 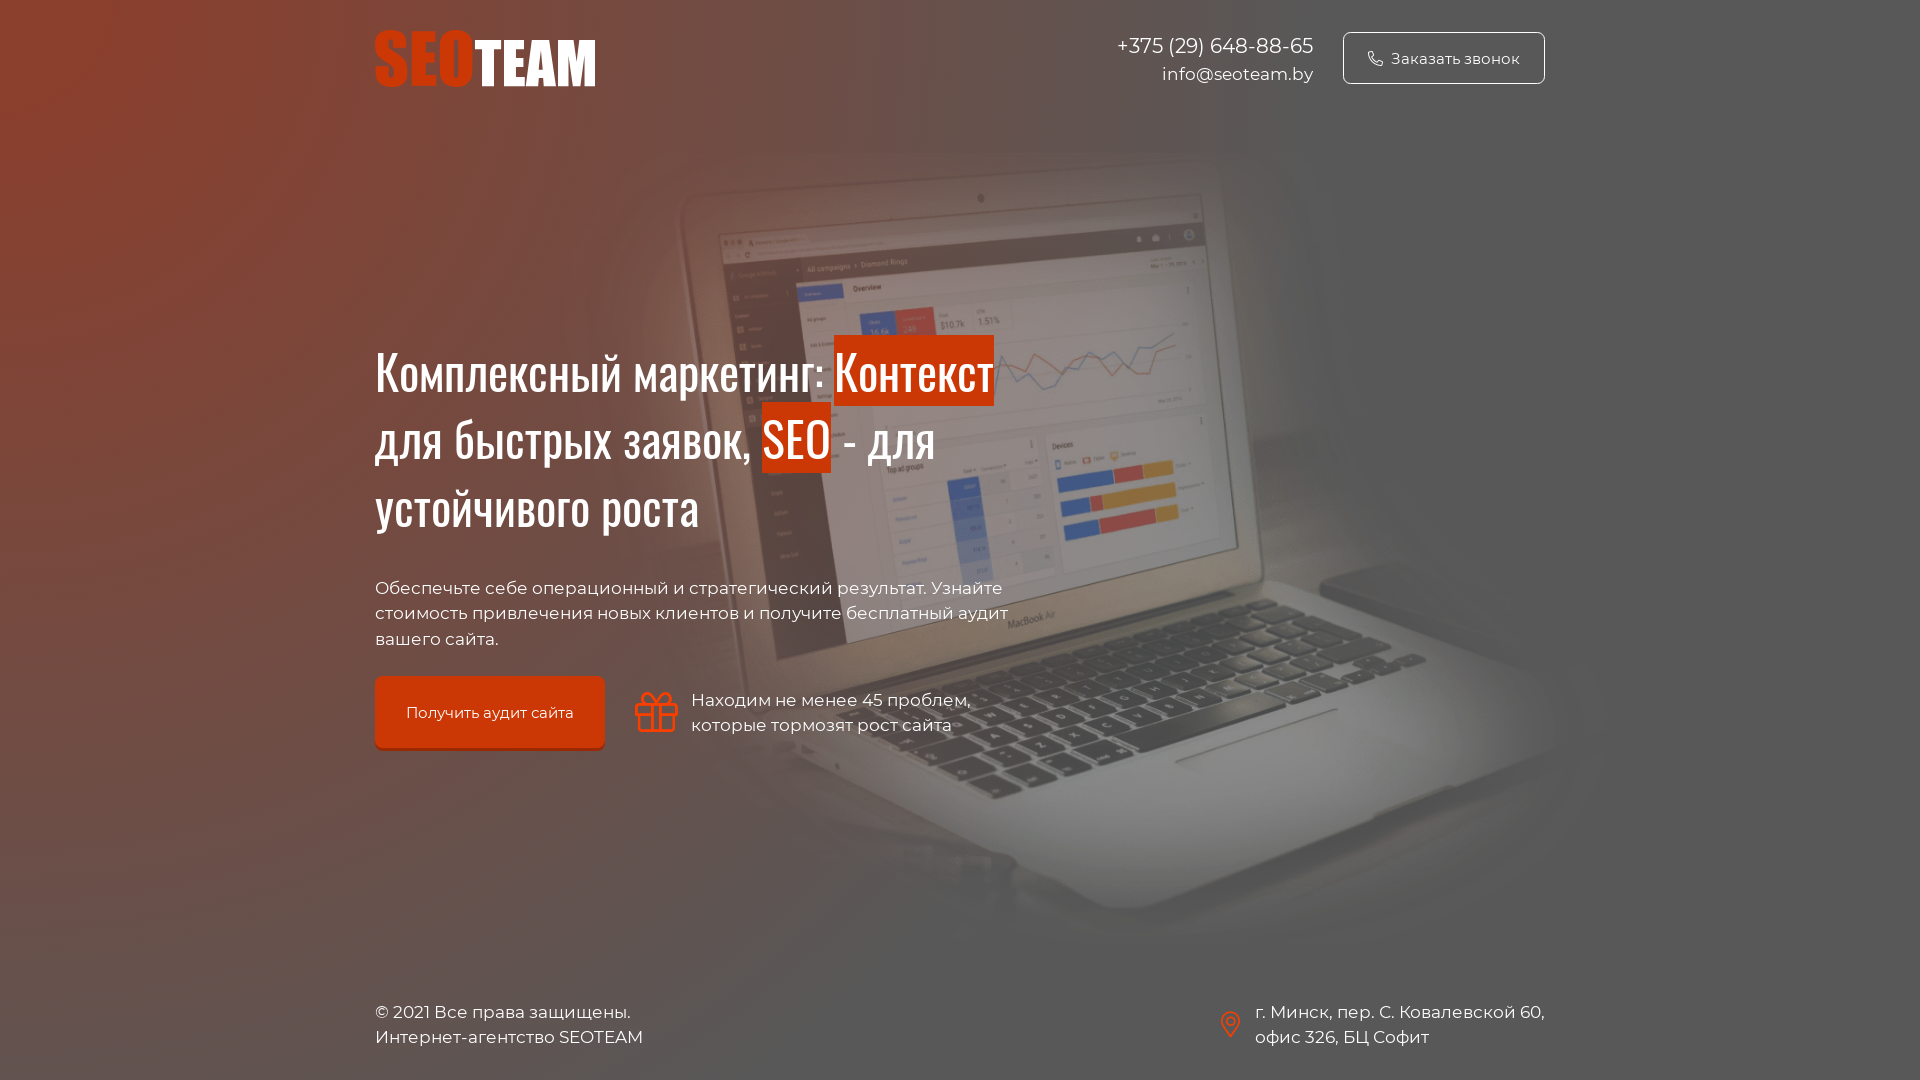 What do you see at coordinates (1161, 72) in the screenshot?
I see `'info@seoteam.by'` at bounding box center [1161, 72].